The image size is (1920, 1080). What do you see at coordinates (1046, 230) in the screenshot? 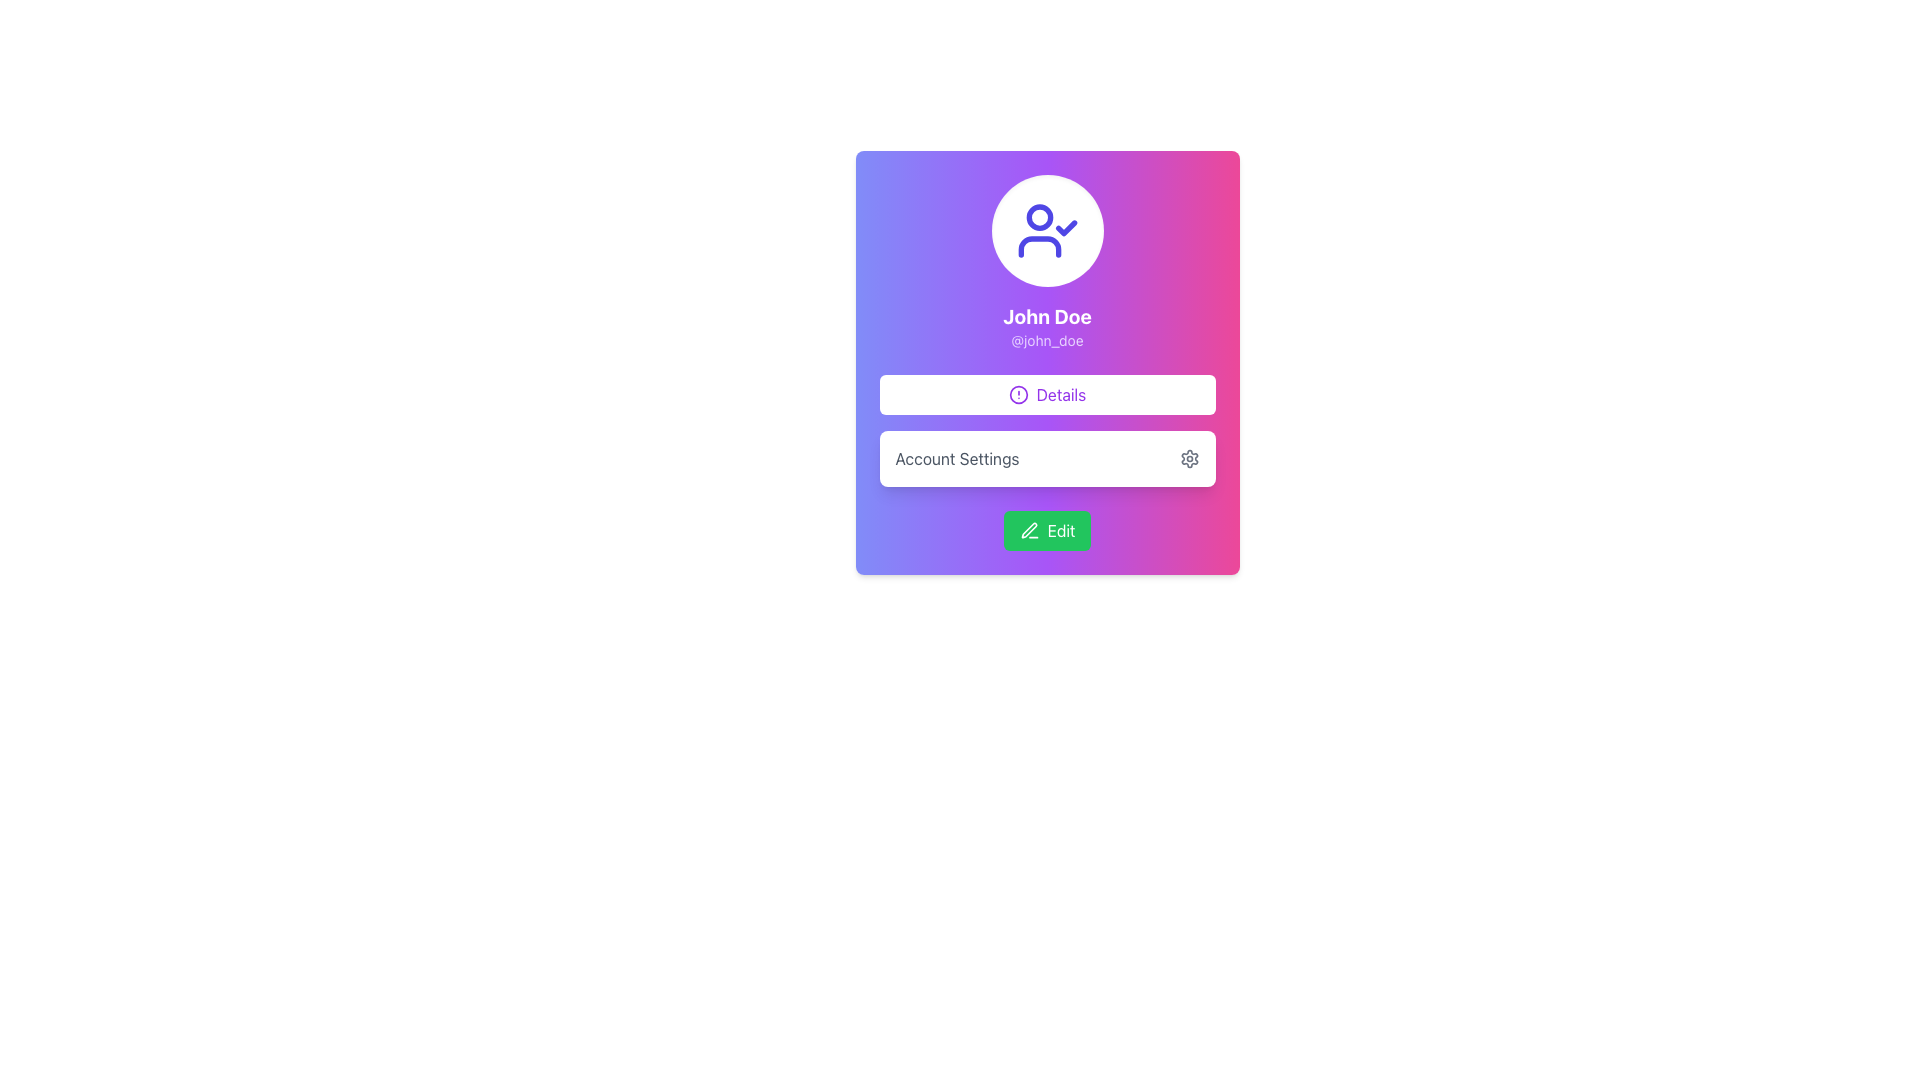
I see `user avatar icon located at the center of the circular area above the text 'John Doe' and '@john_doe'` at bounding box center [1046, 230].